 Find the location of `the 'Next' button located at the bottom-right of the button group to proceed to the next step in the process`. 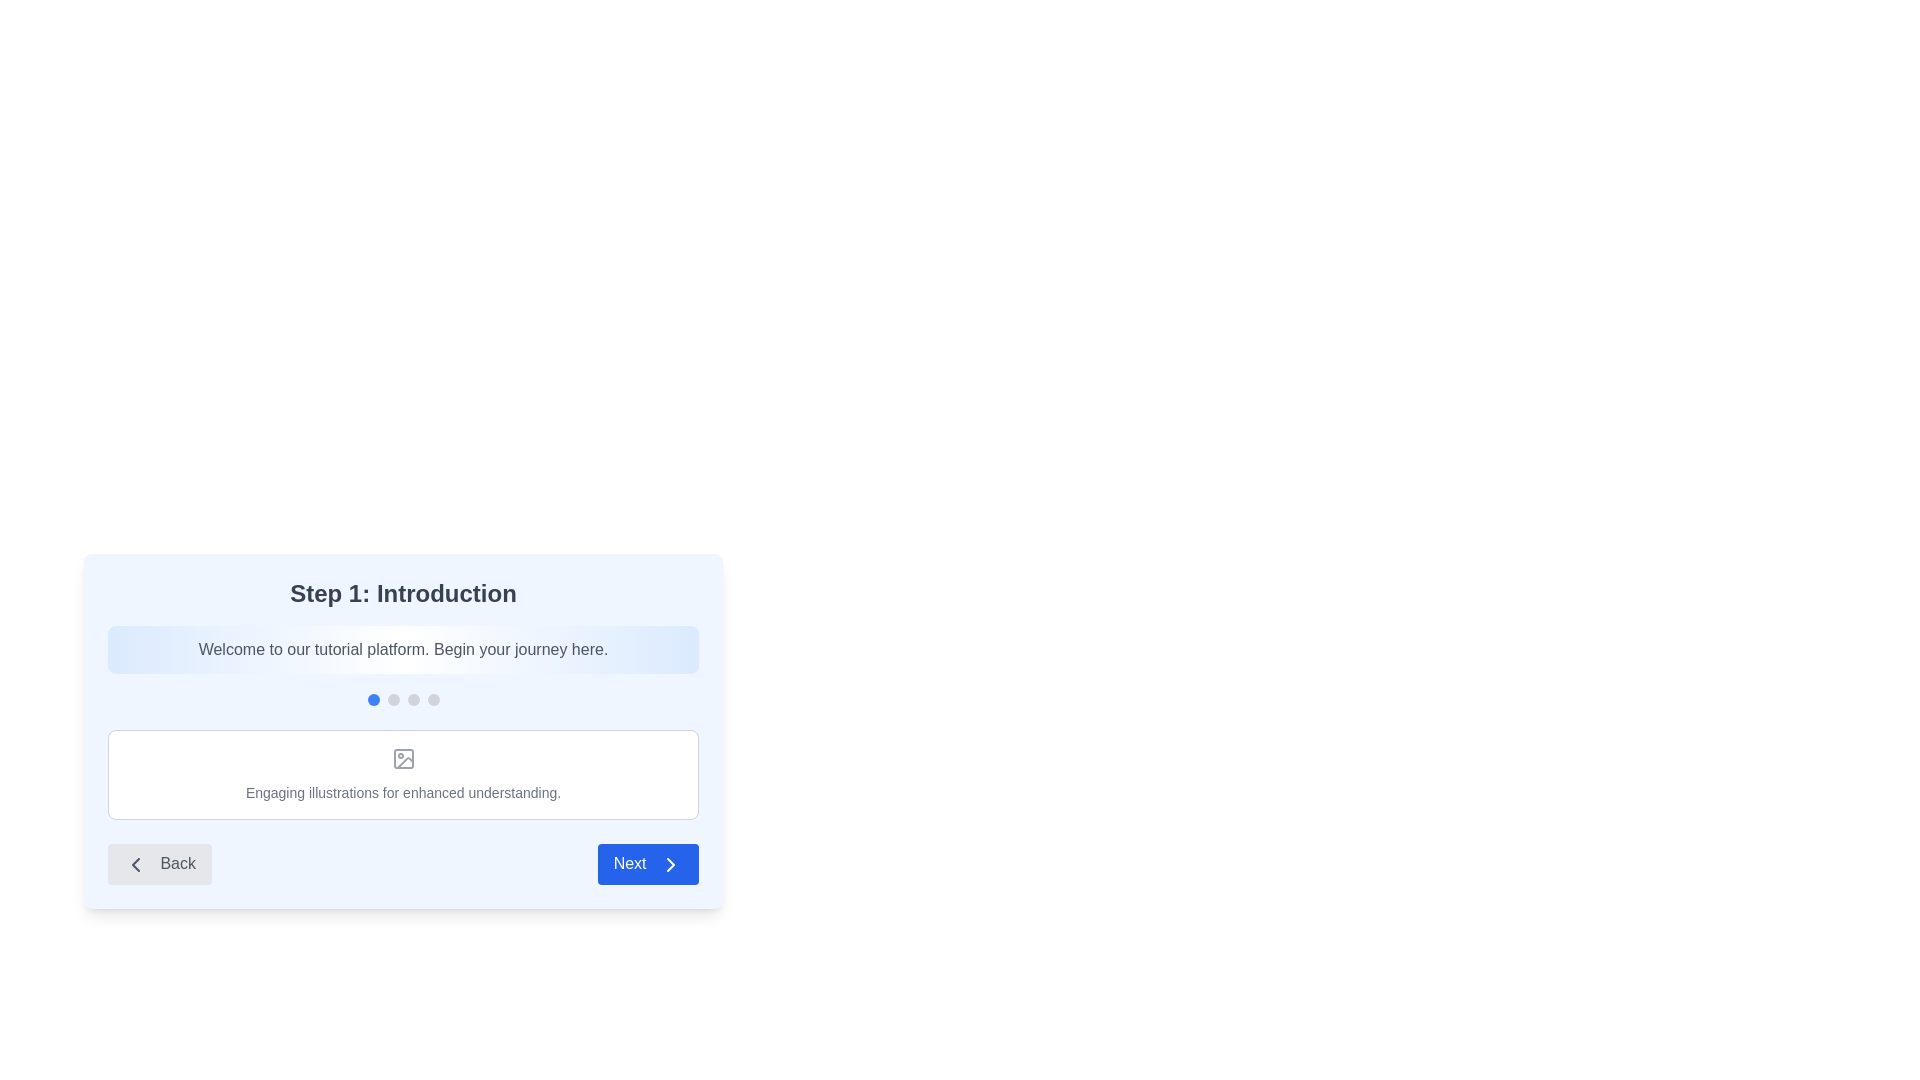

the 'Next' button located at the bottom-right of the button group to proceed to the next step in the process is located at coordinates (648, 863).